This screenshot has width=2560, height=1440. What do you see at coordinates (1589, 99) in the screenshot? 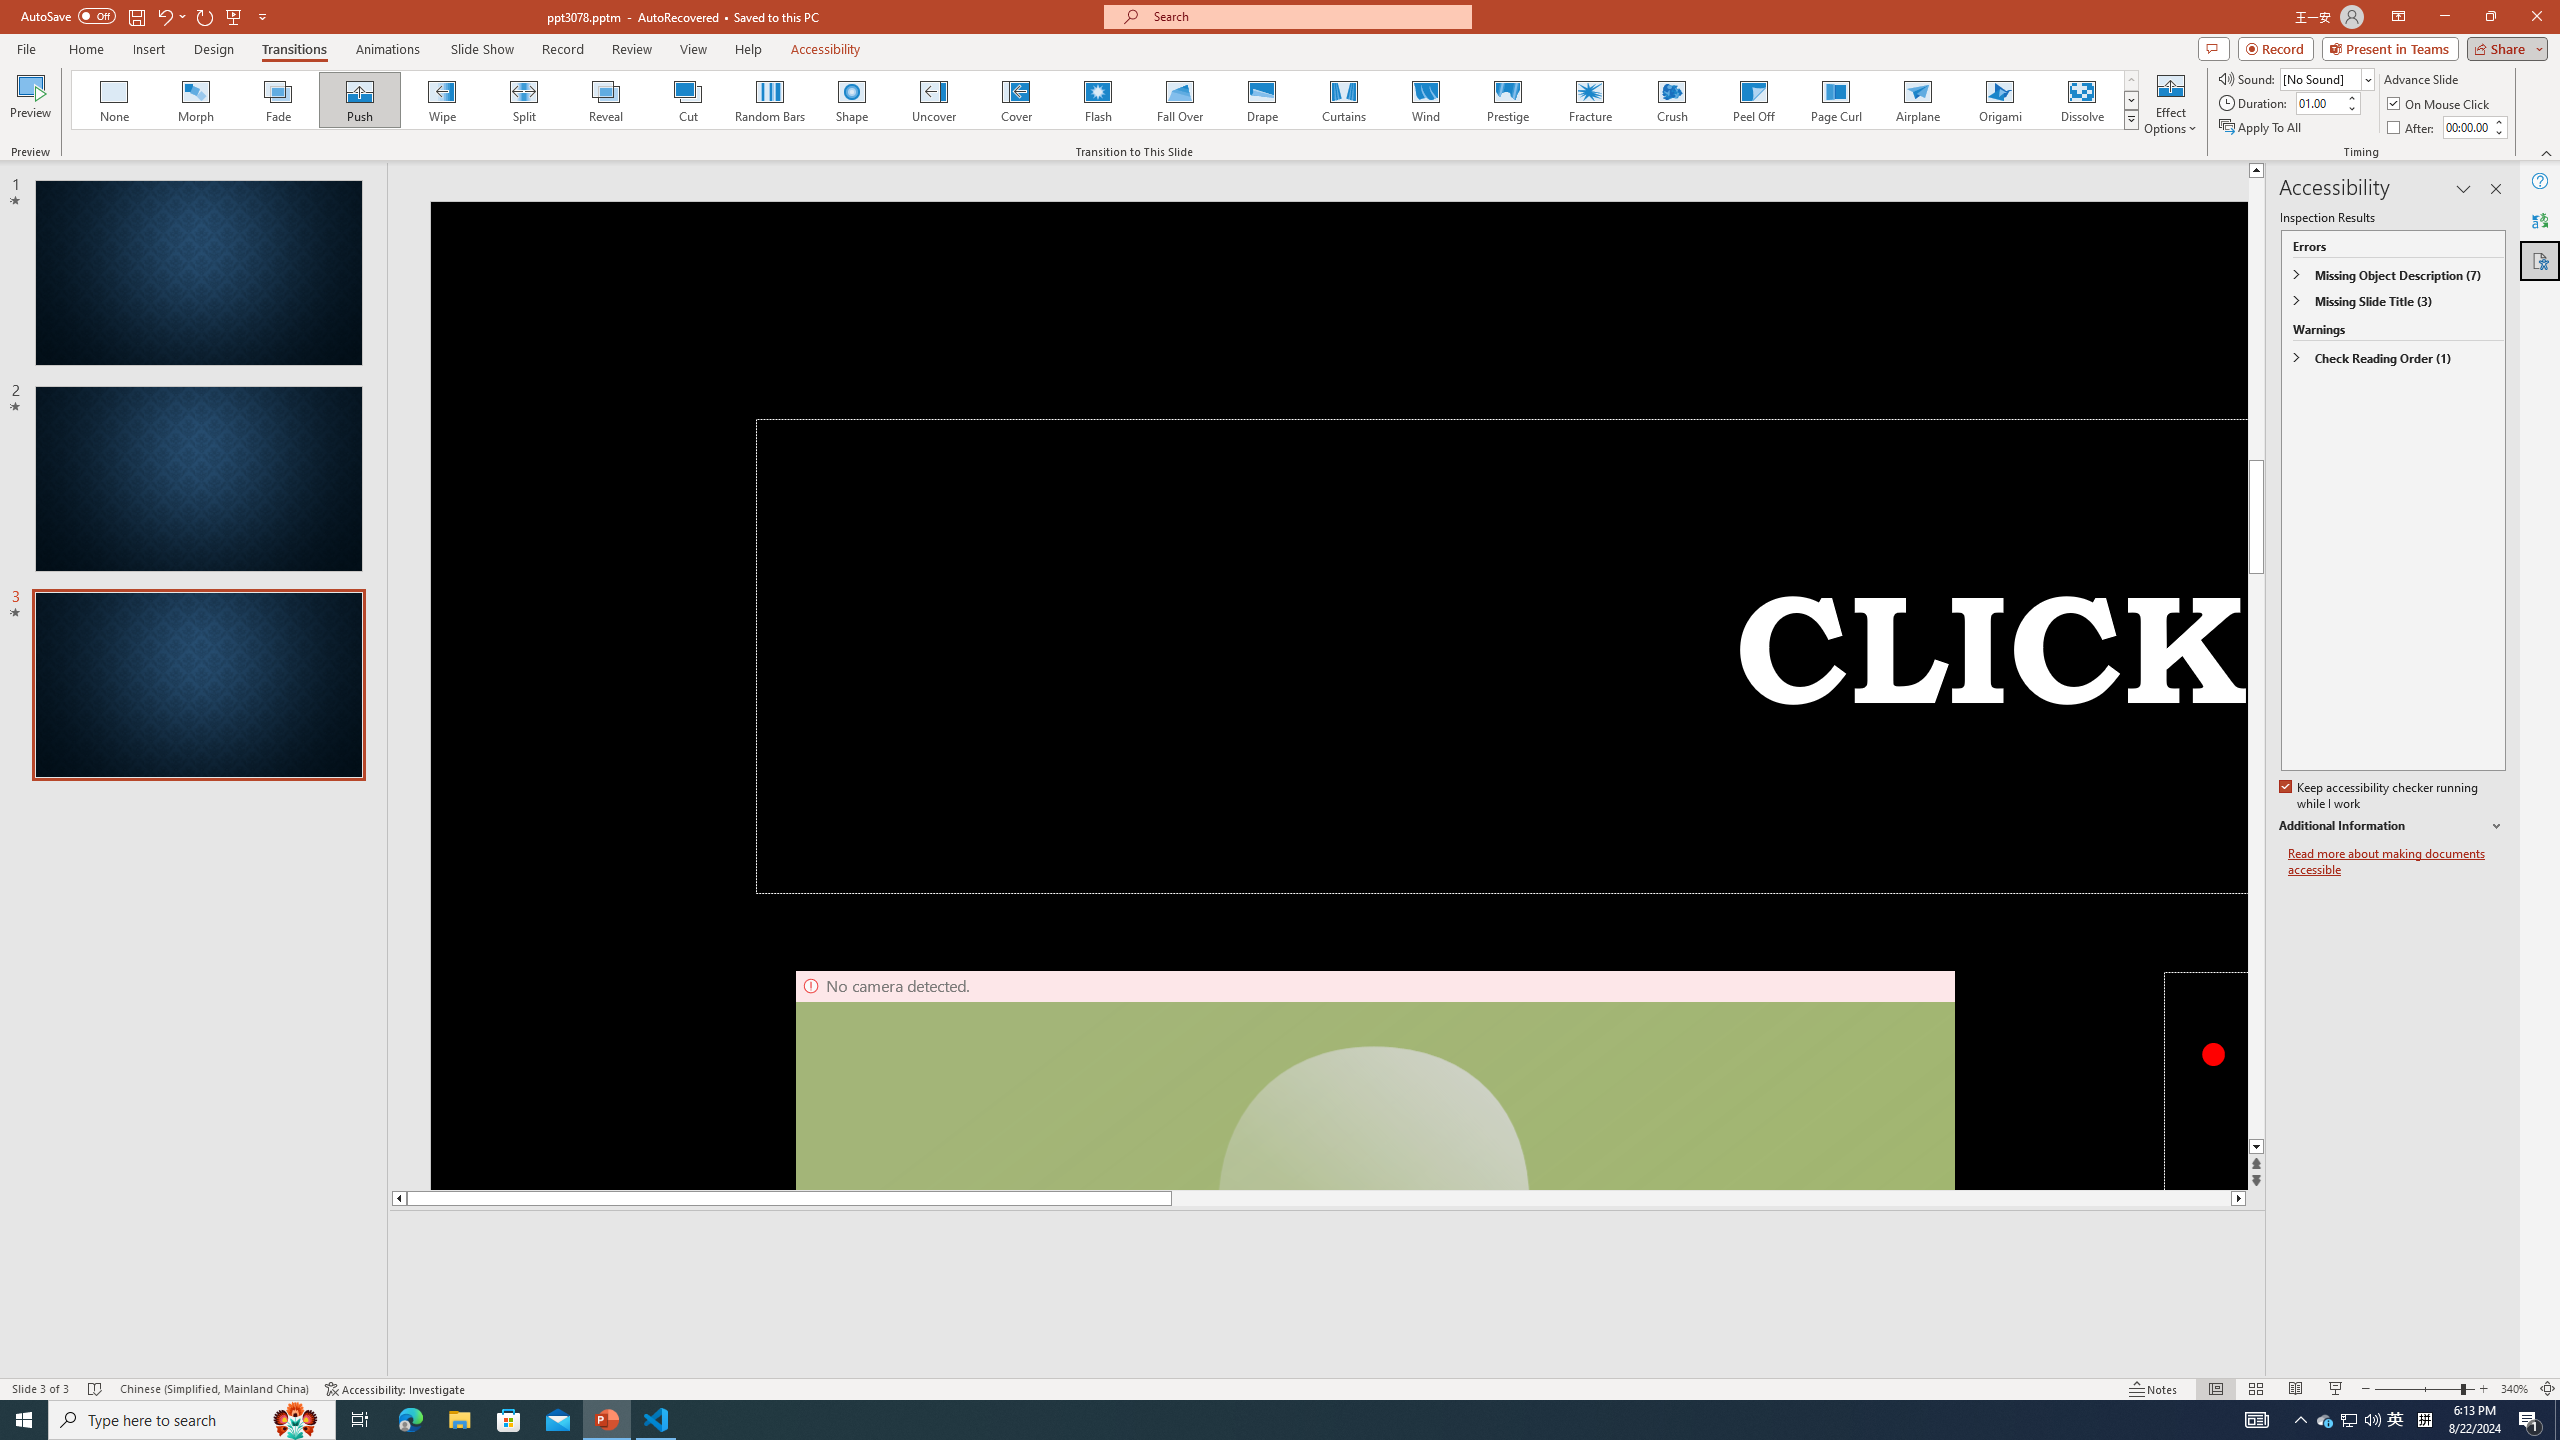
I see `'Fracture'` at bounding box center [1589, 99].